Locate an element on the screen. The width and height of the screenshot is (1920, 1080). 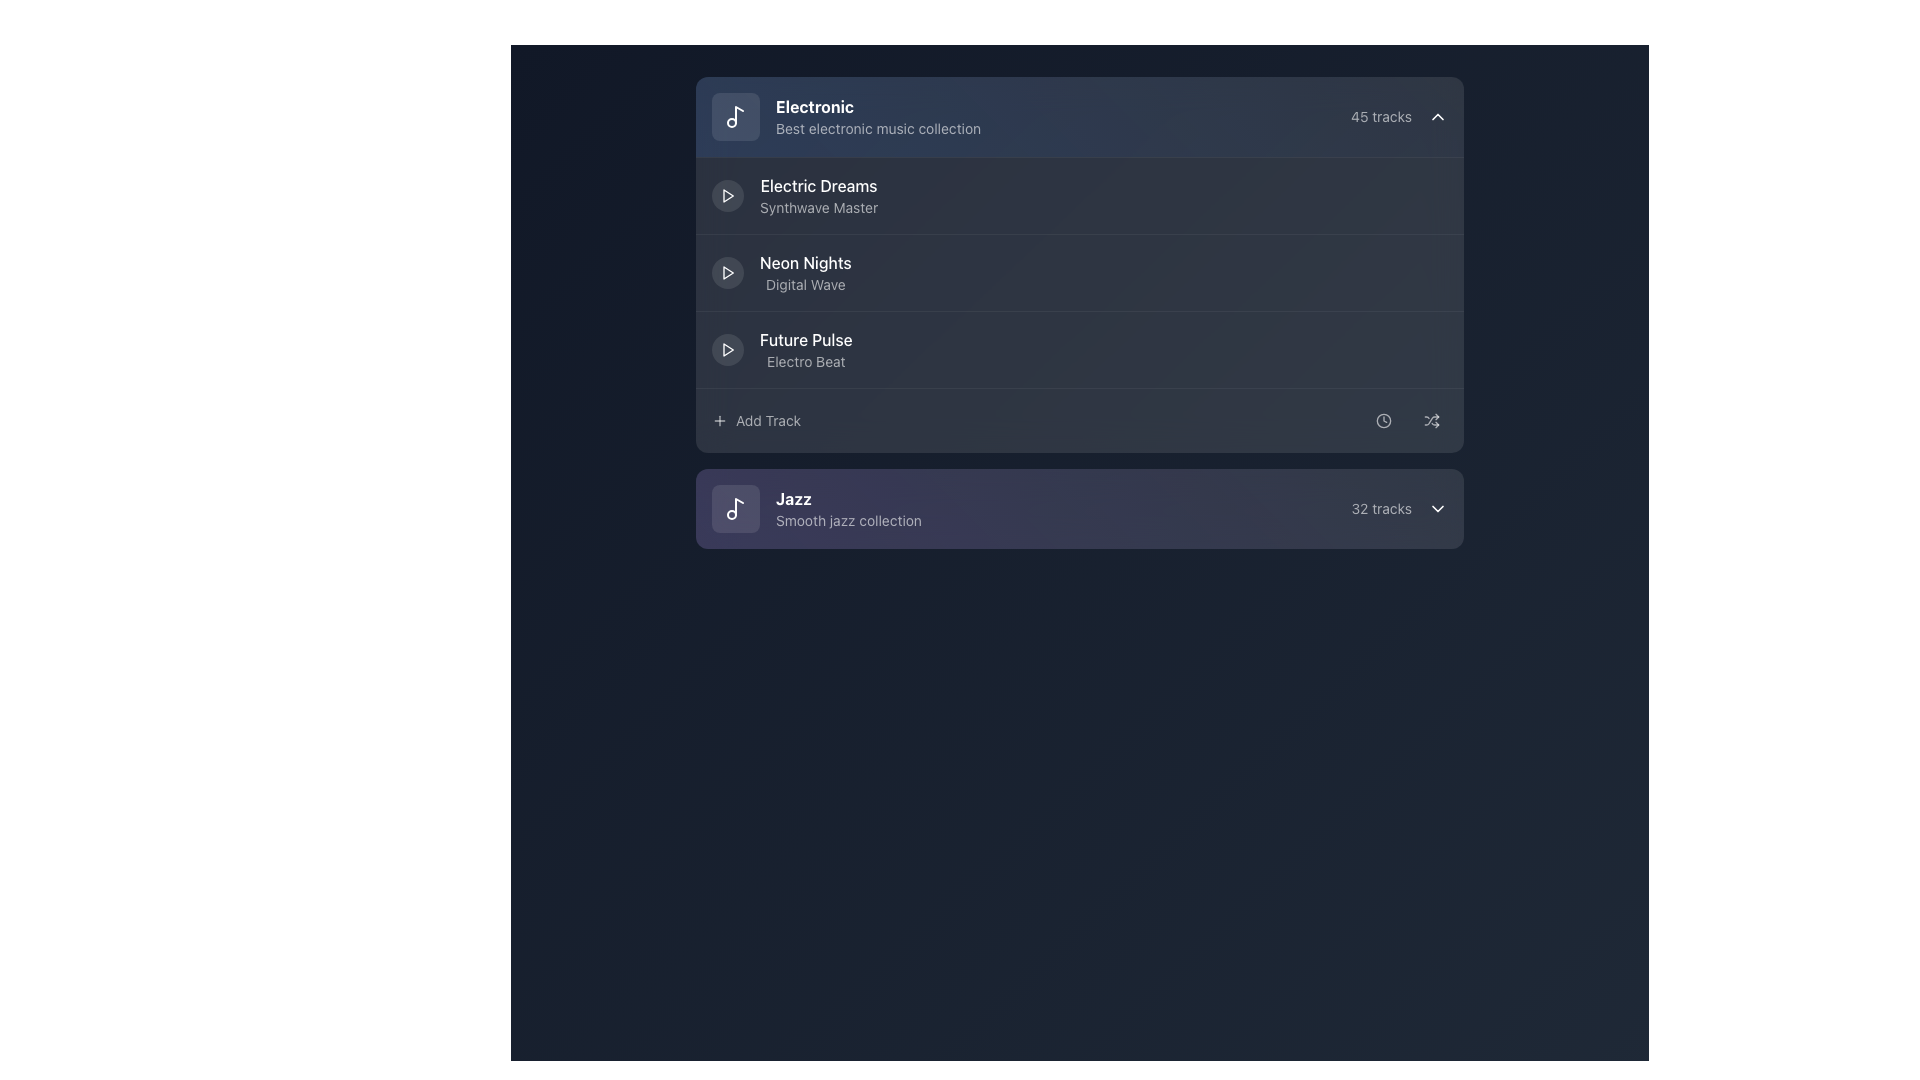
the 'Add Track' button with a plus icon, which is located in the bottom section of the 'Electronic' group, directly below 'Future Pulse' and above 'Jazz' is located at coordinates (755, 419).